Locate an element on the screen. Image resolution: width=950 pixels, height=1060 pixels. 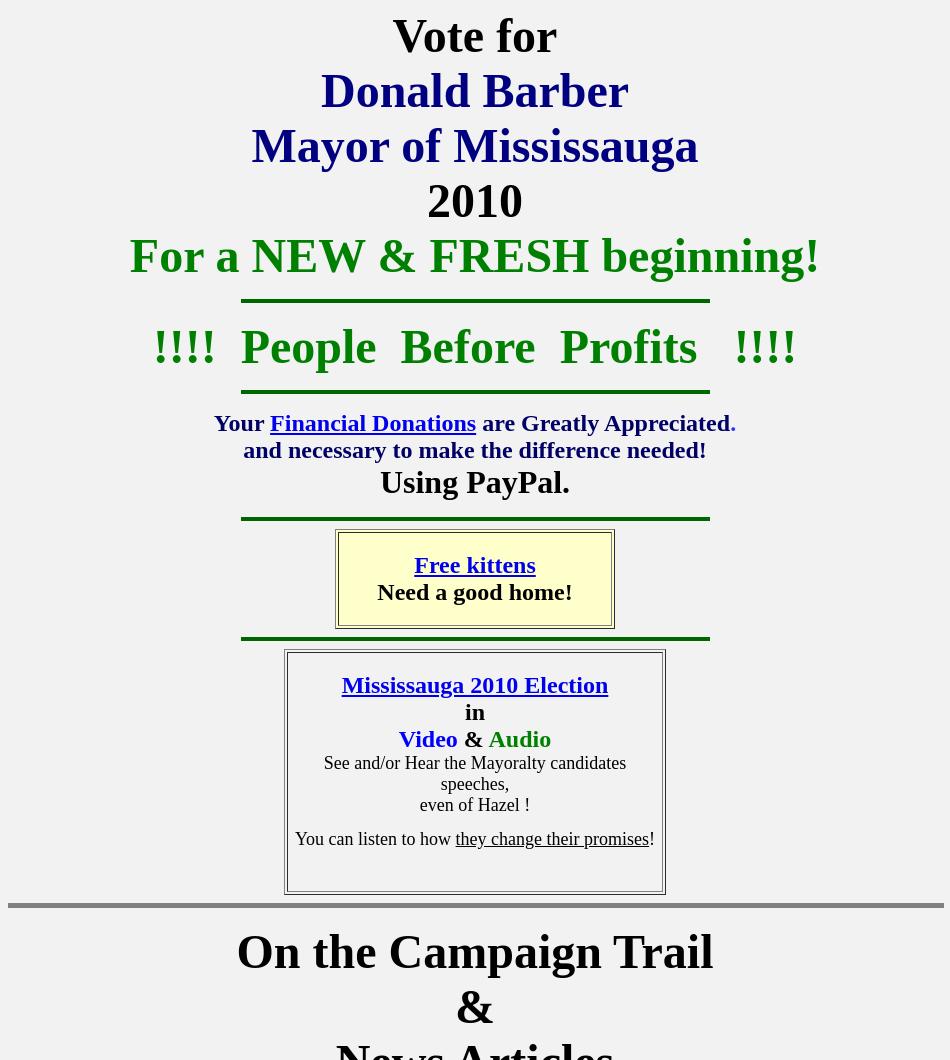
'in' is located at coordinates (473, 711).